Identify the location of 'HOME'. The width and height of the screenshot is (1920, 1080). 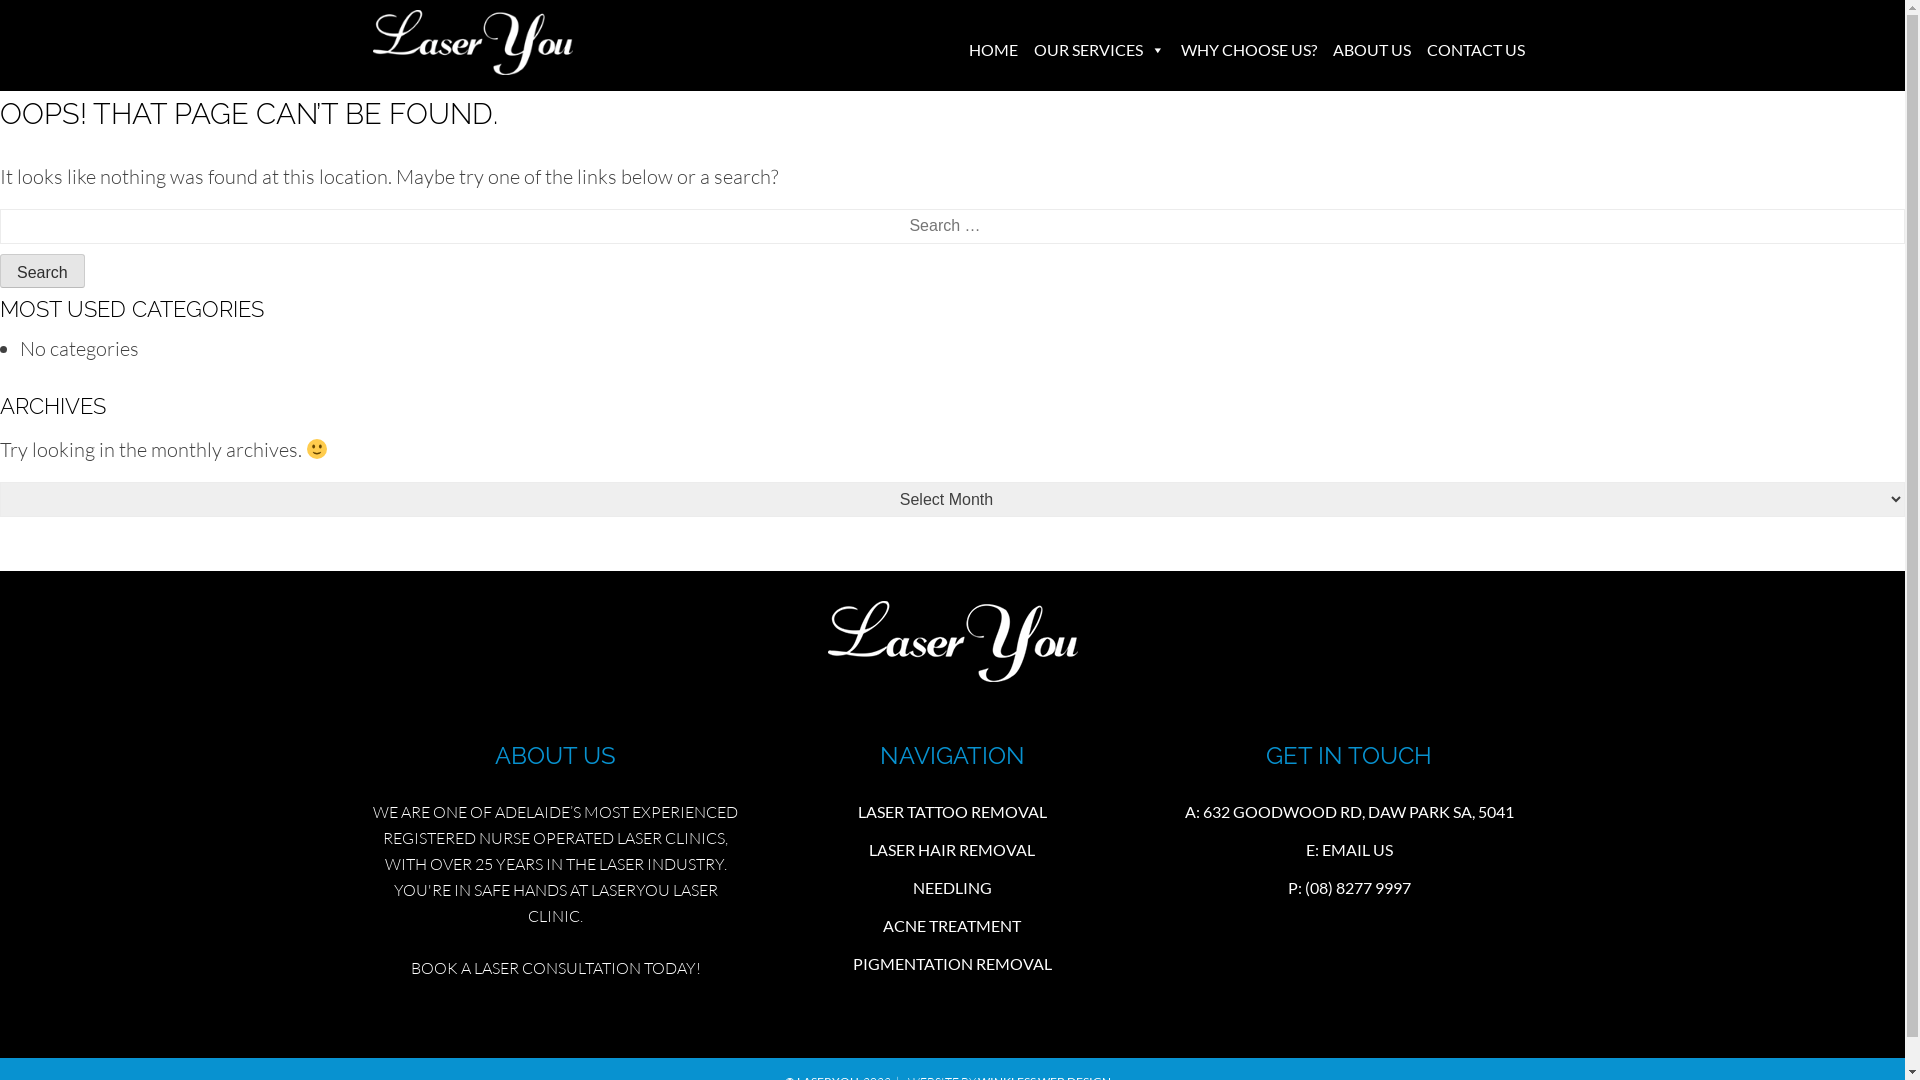
(992, 49).